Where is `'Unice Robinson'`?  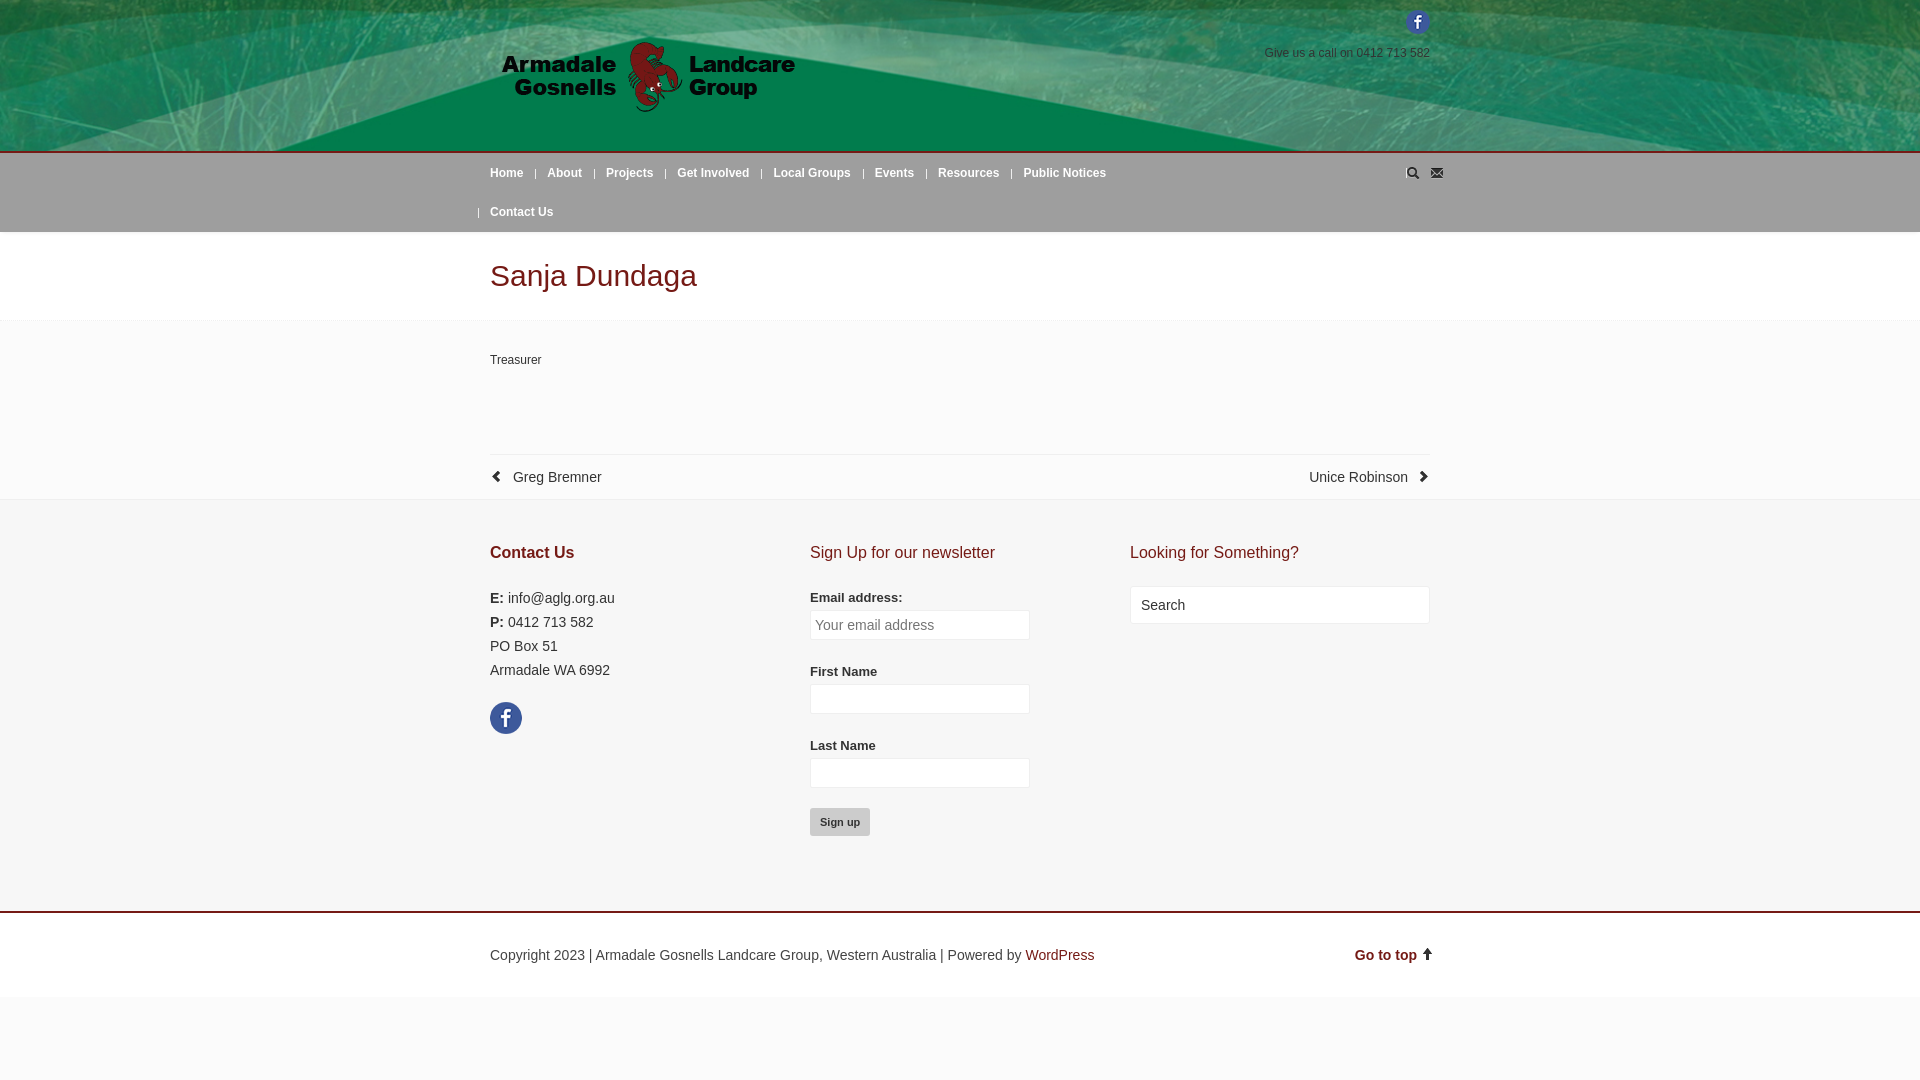
'Unice Robinson' is located at coordinates (1358, 477).